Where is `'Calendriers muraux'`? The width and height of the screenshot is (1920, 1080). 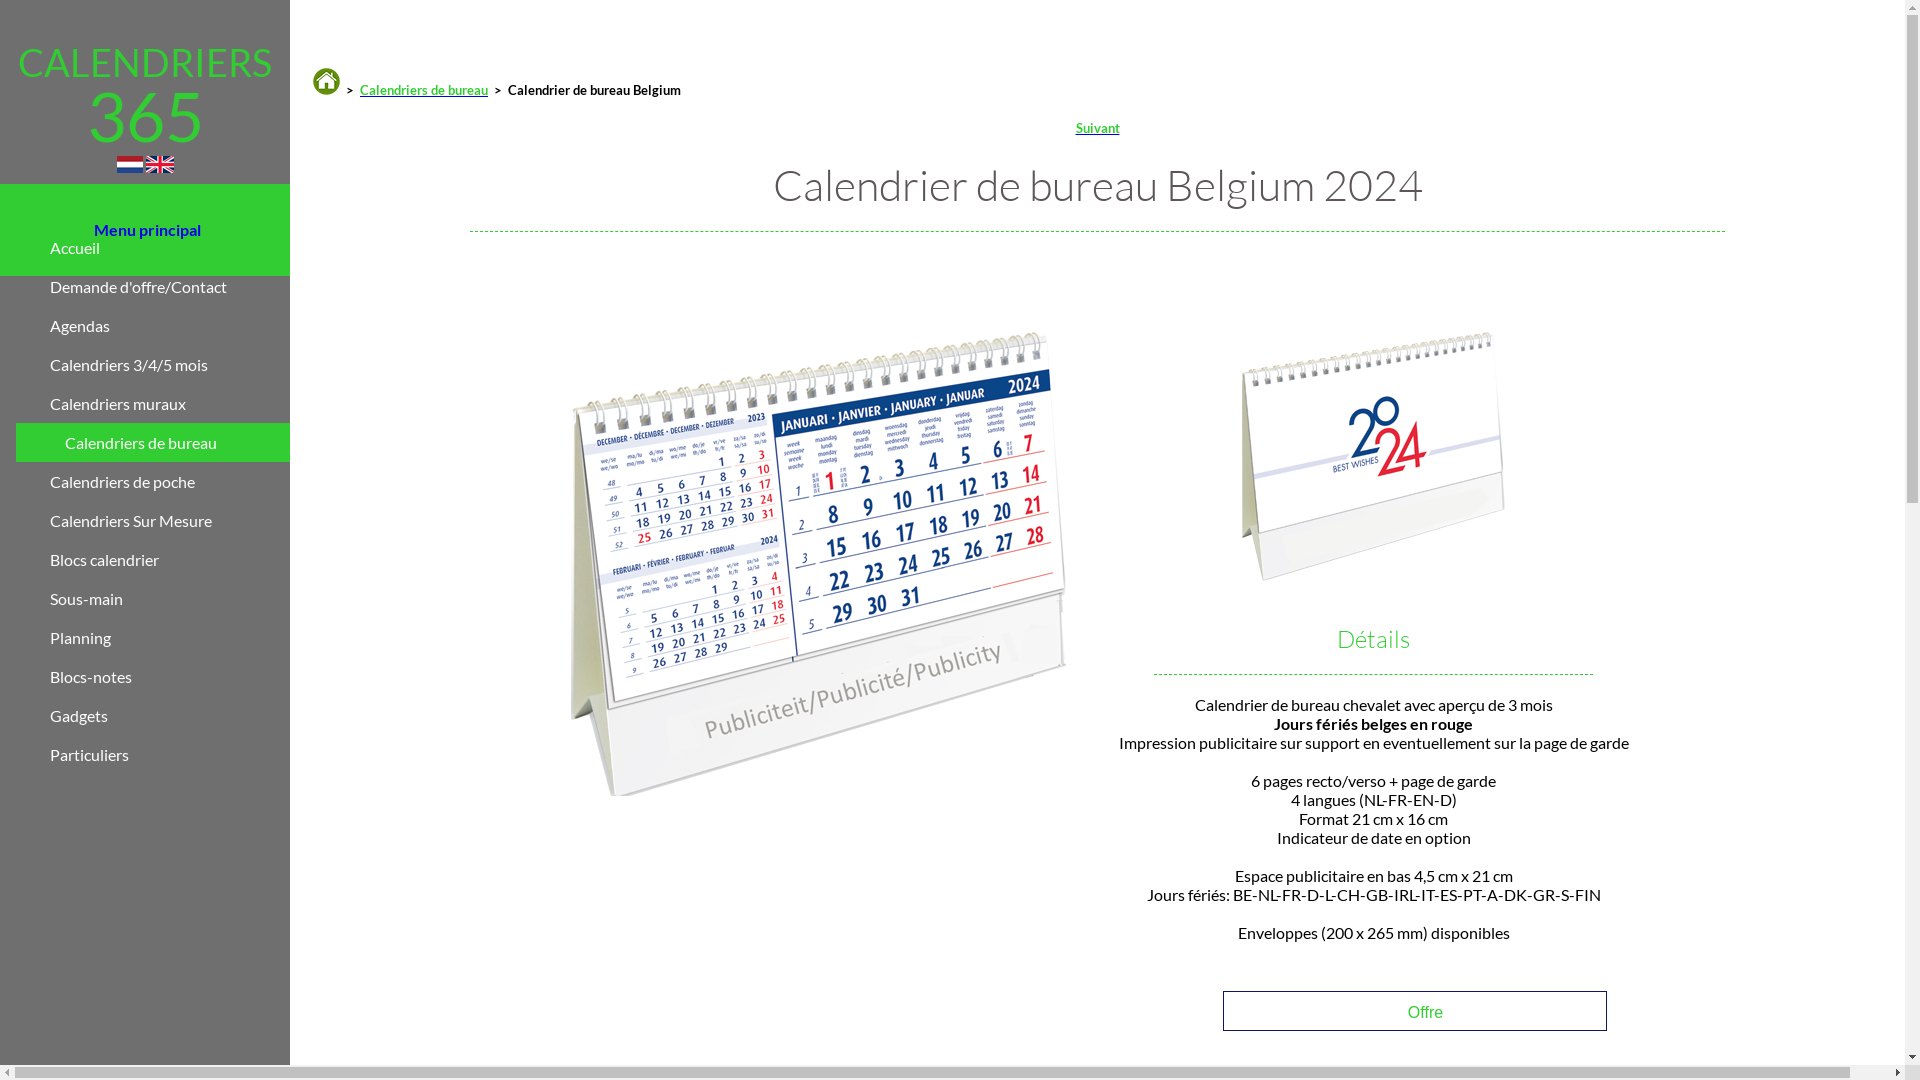 'Calendriers muraux' is located at coordinates (169, 403).